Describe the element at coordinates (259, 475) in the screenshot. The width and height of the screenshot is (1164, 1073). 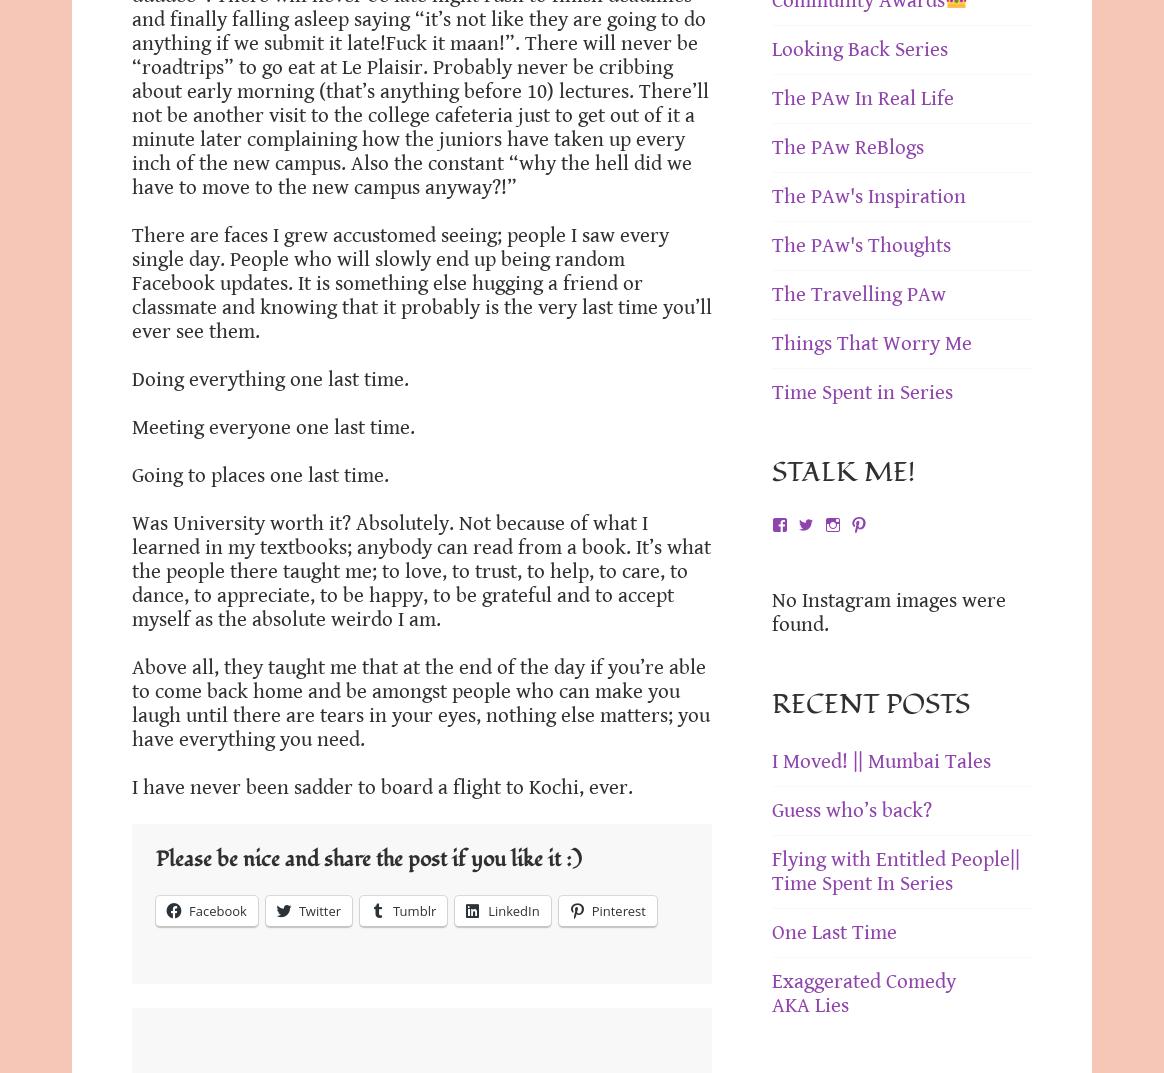
I see `'Going to places one last time.'` at that location.